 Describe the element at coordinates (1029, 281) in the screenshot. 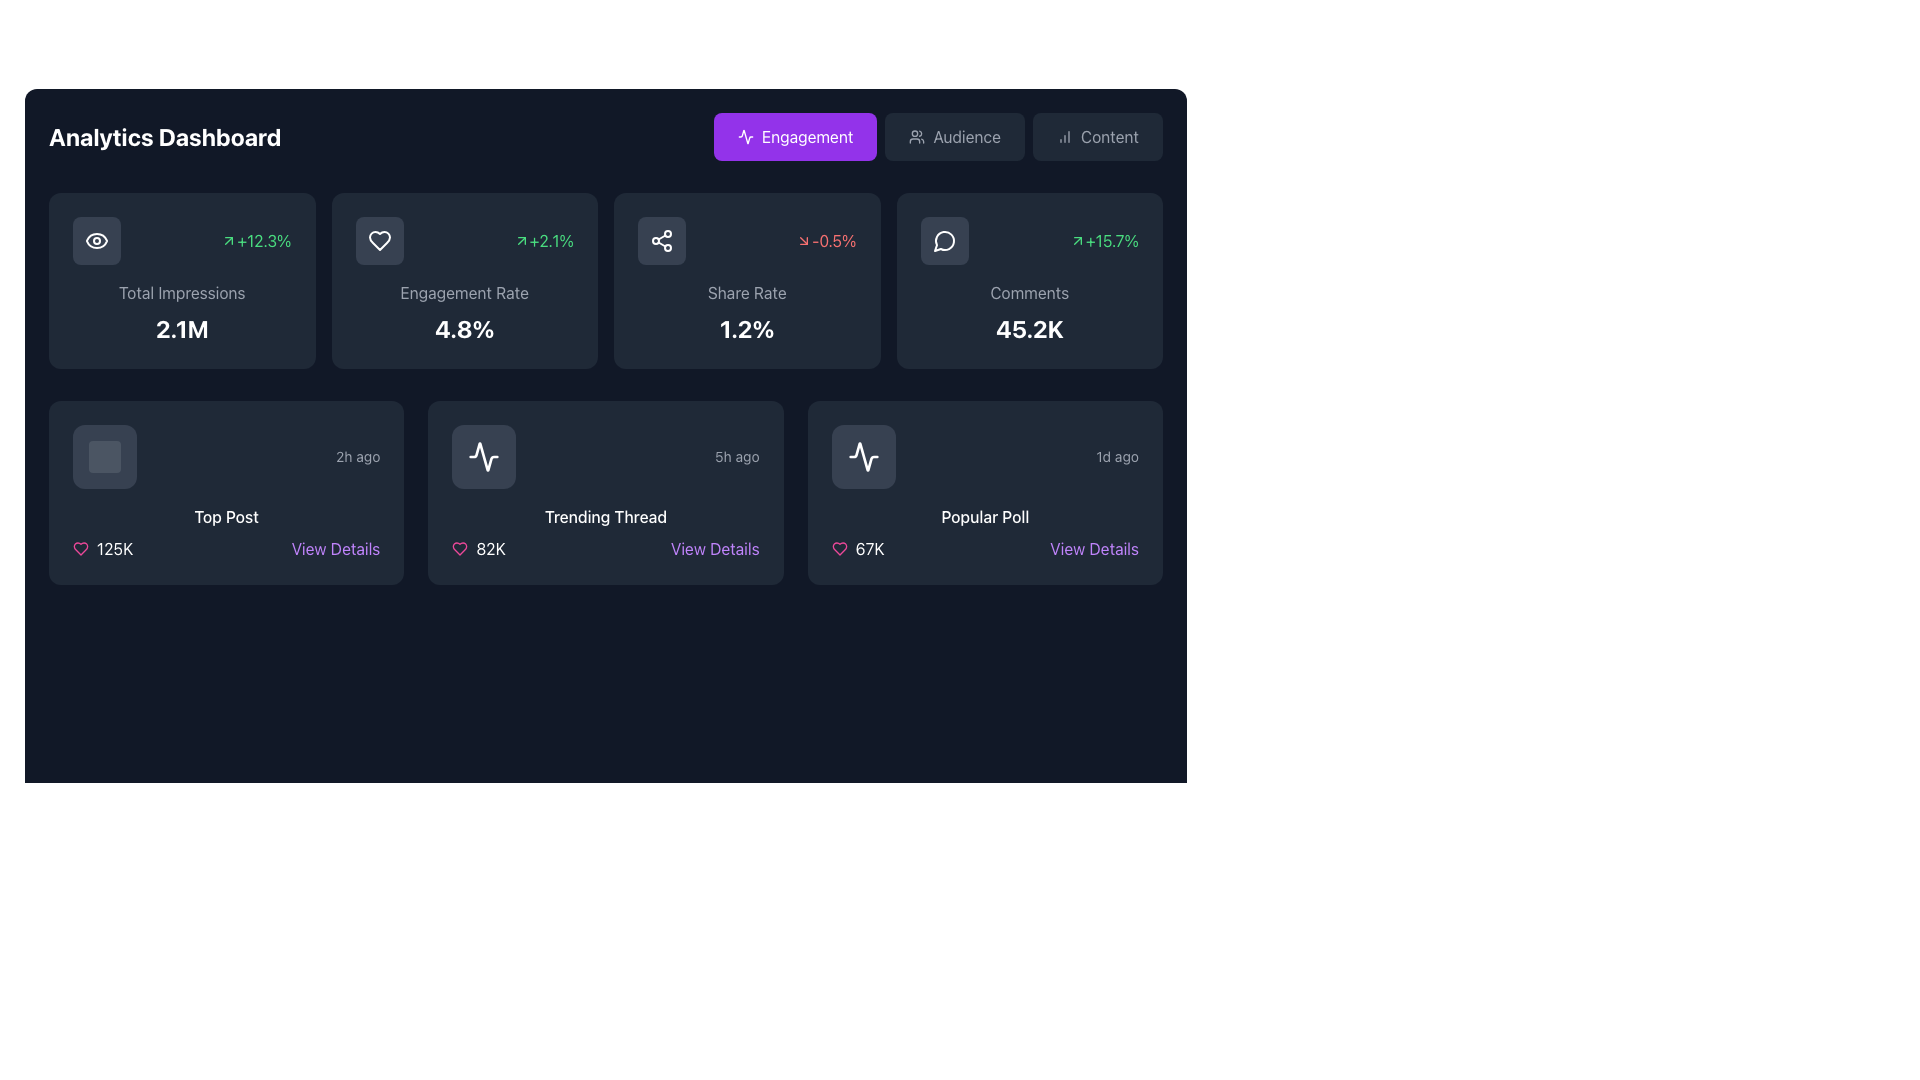

I see `the Interactive data display box that shows comments-related statistics, including total comments ('45.2K') and percentage change ('+15.7%')` at that location.